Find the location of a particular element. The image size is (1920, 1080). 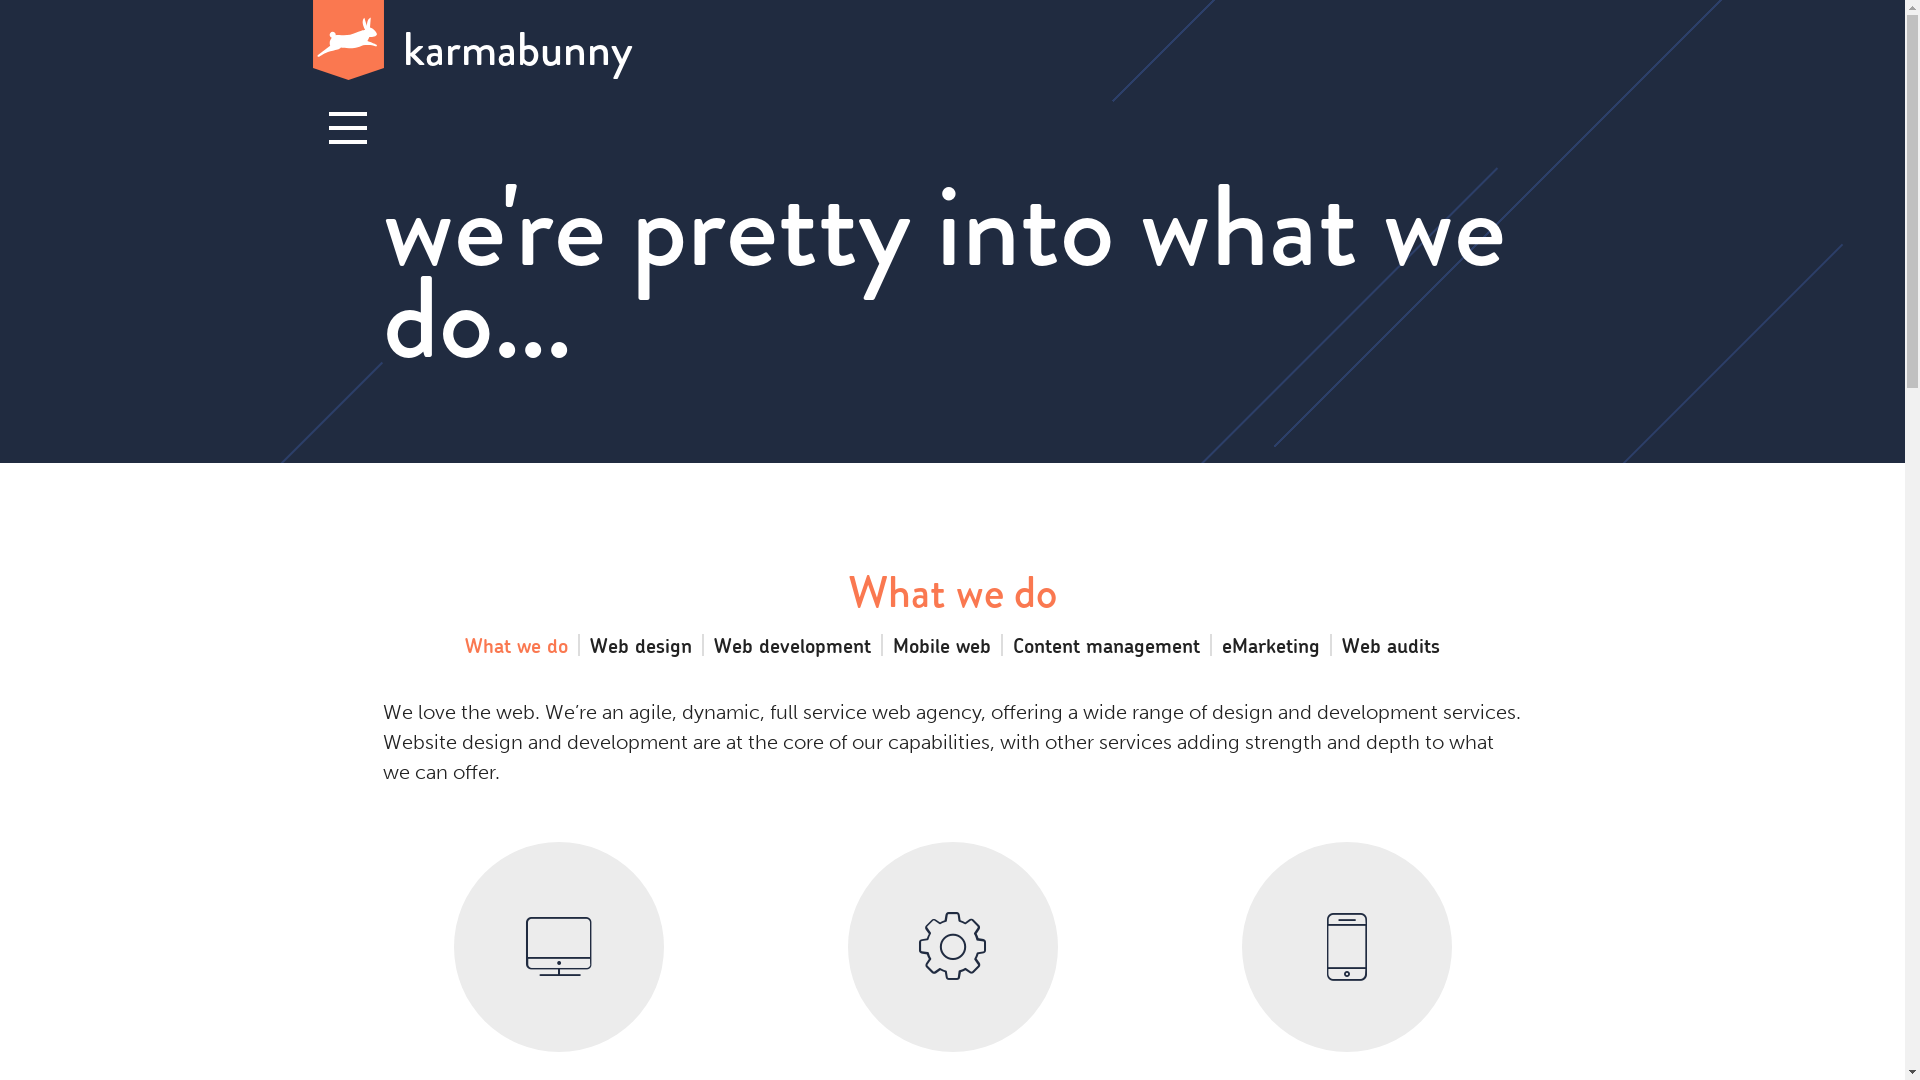

'Mobile web' is located at coordinates (940, 644).